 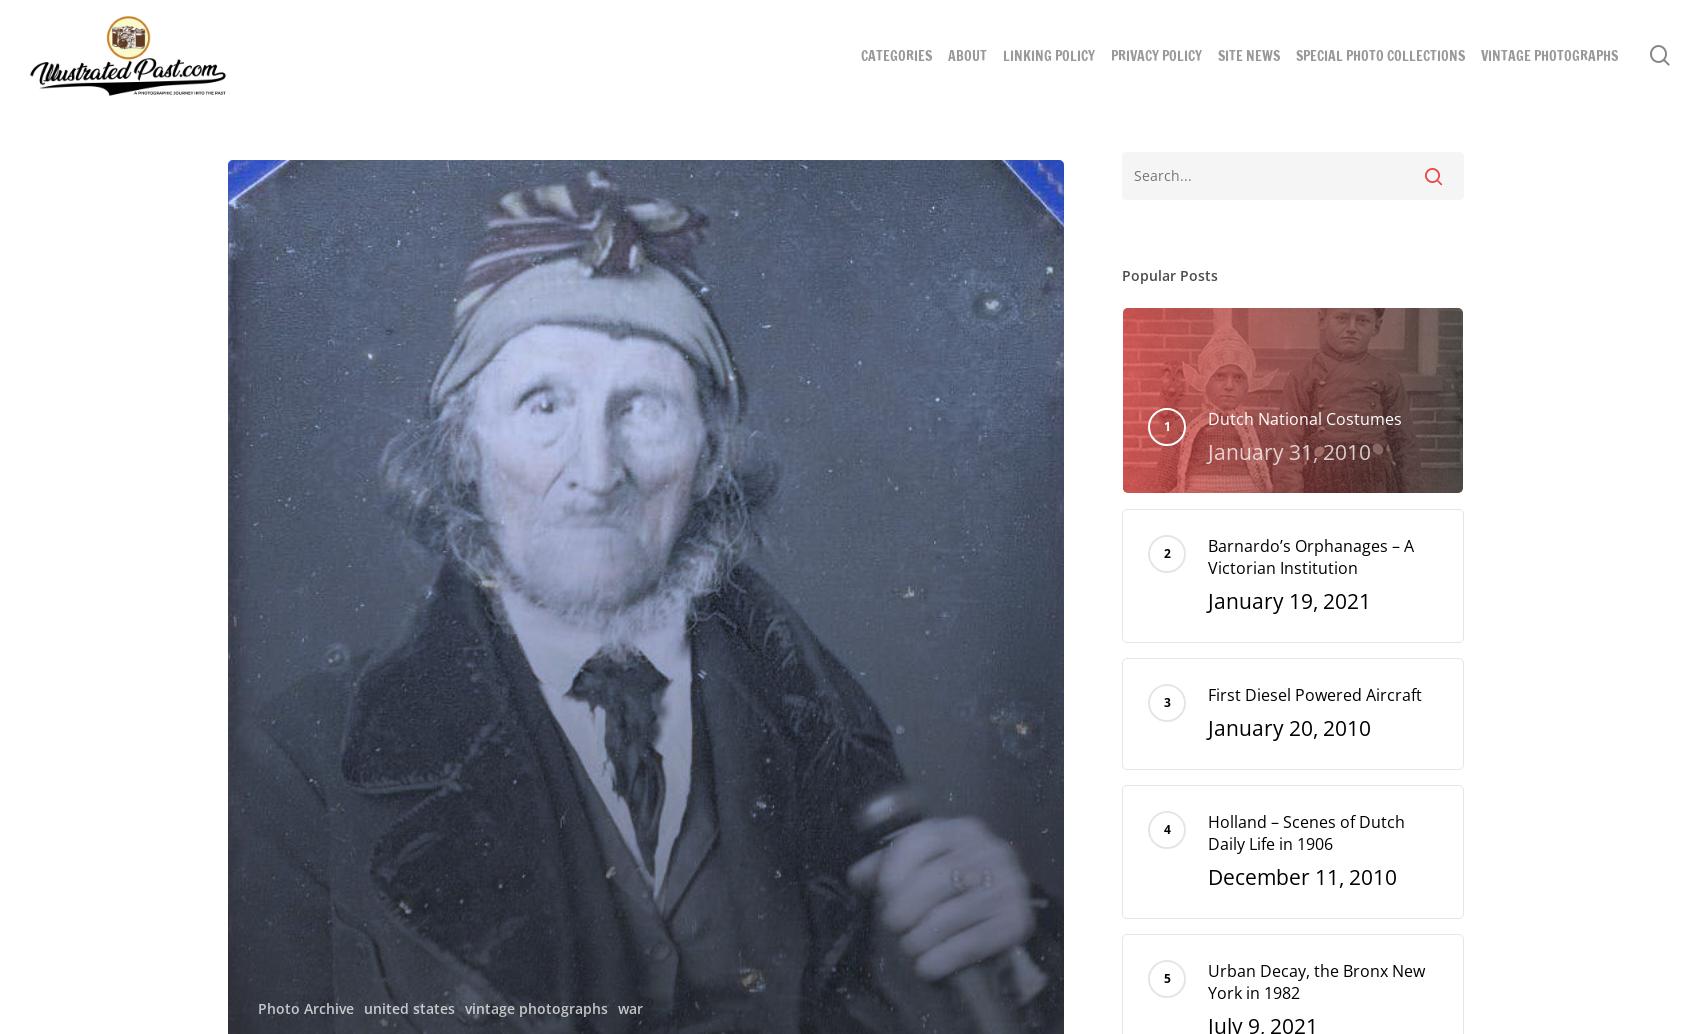 What do you see at coordinates (1380, 56) in the screenshot?
I see `'Special Photo Collections'` at bounding box center [1380, 56].